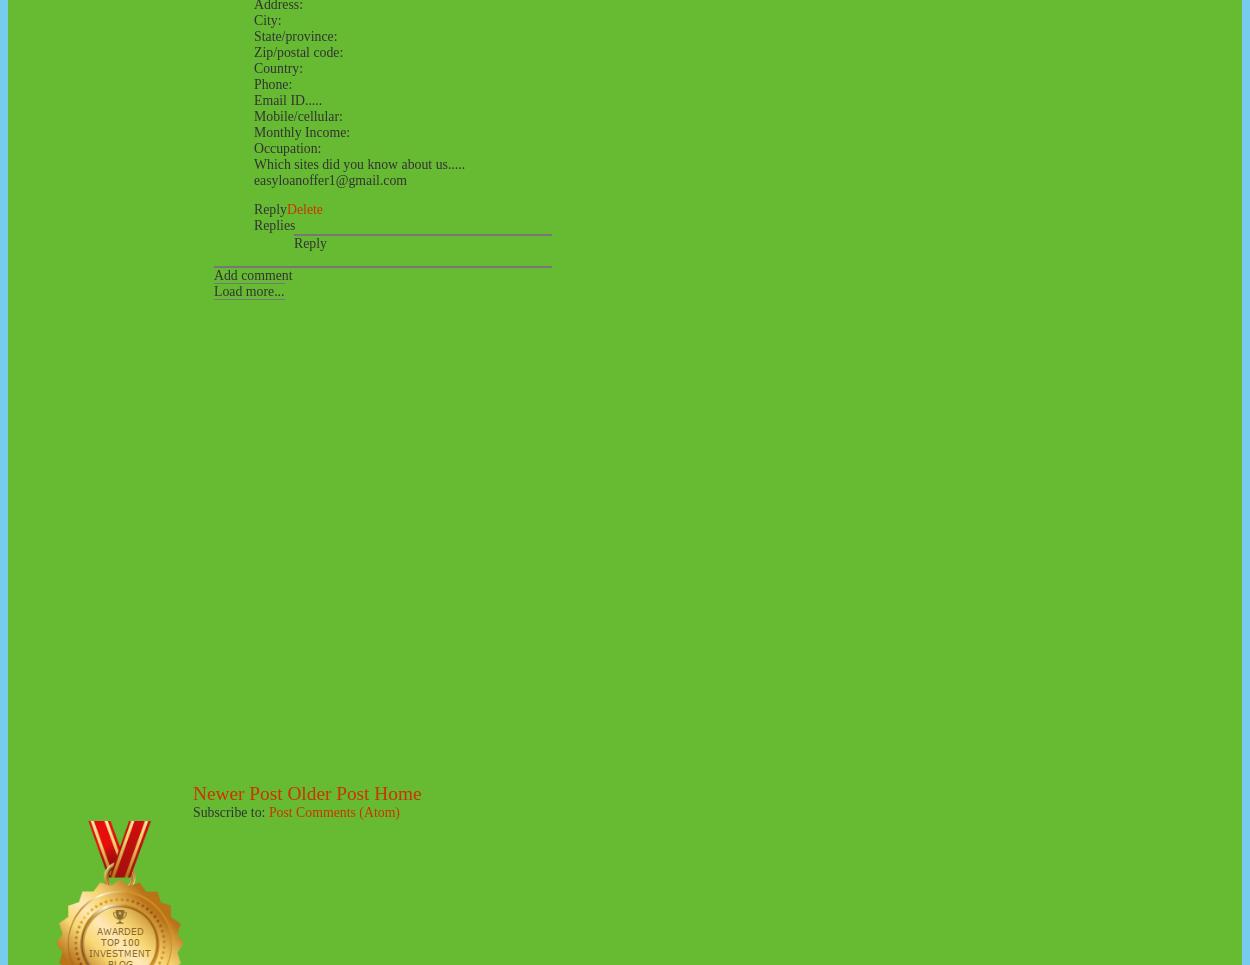 The height and width of the screenshot is (965, 1250). What do you see at coordinates (253, 275) in the screenshot?
I see `'Add comment'` at bounding box center [253, 275].